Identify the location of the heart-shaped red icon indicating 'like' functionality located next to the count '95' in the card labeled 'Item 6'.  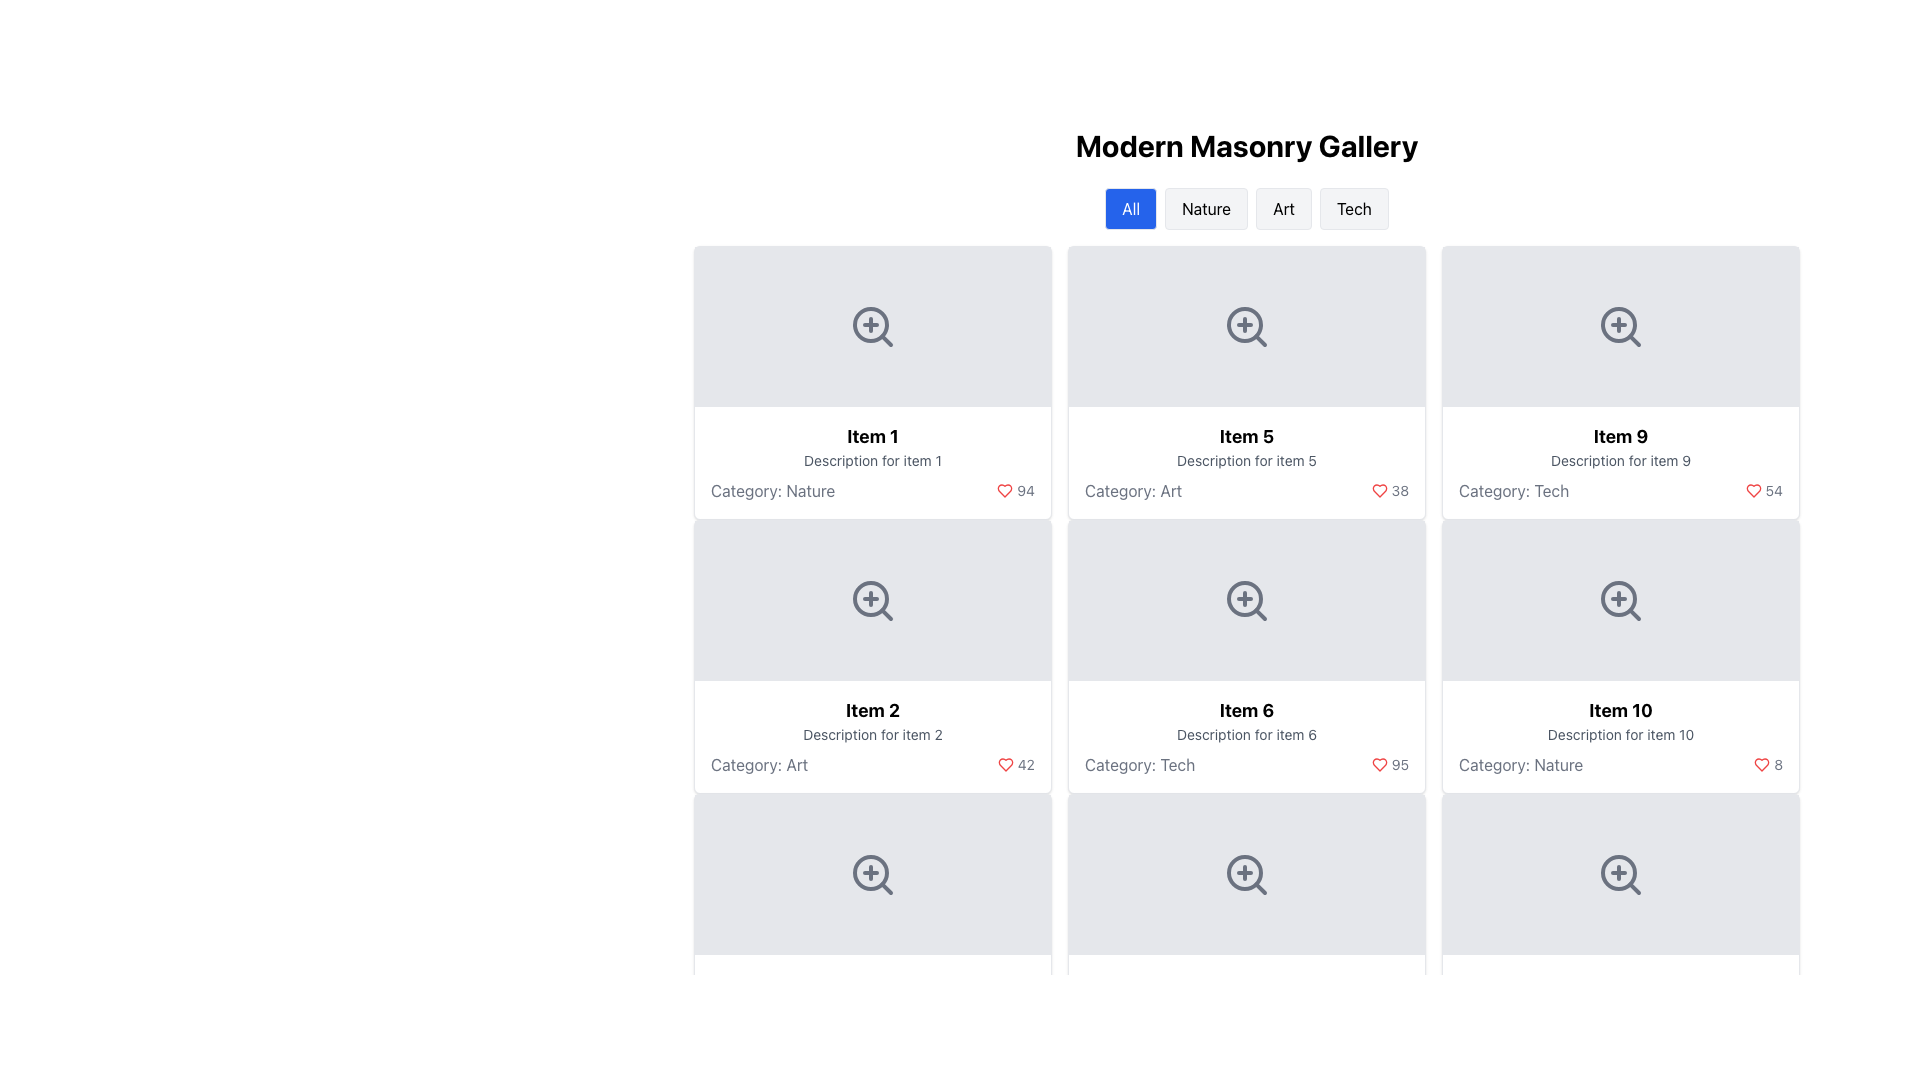
(1378, 764).